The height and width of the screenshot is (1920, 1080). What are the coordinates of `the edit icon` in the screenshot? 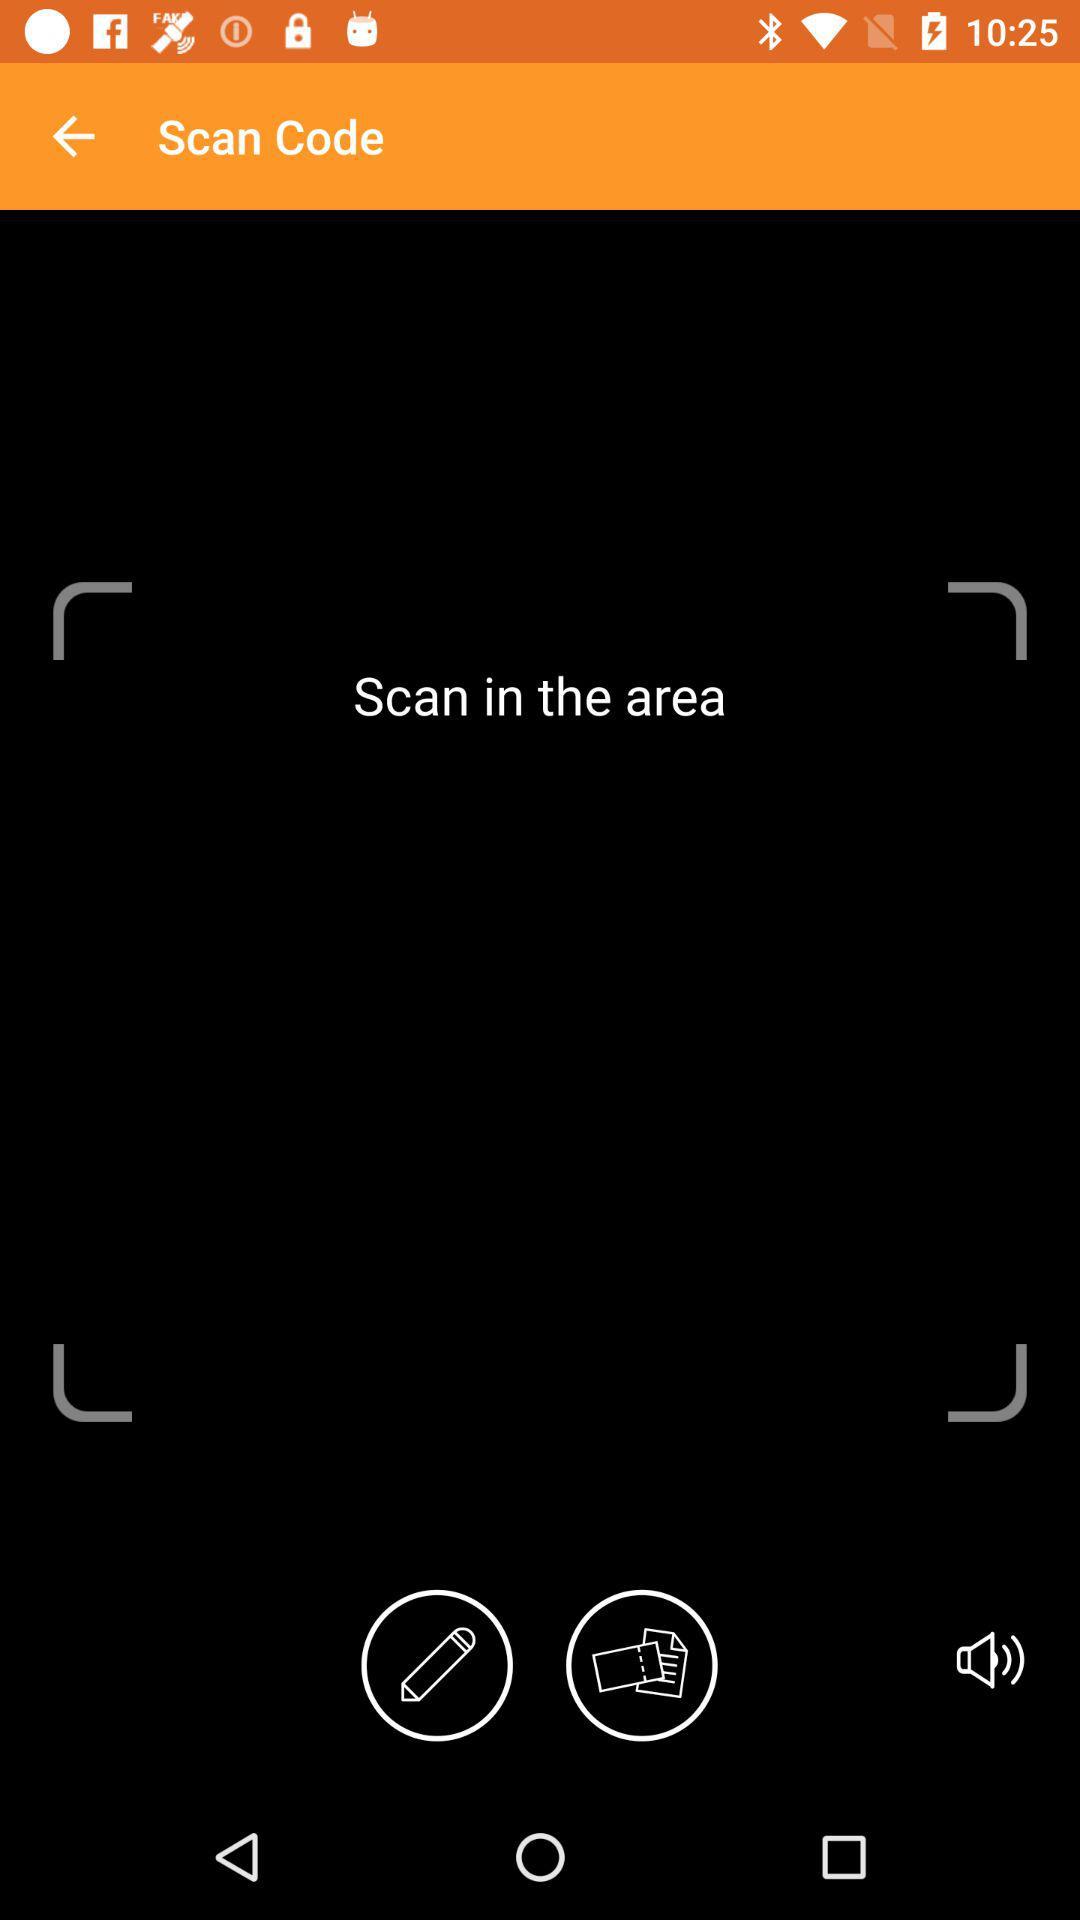 It's located at (436, 1665).